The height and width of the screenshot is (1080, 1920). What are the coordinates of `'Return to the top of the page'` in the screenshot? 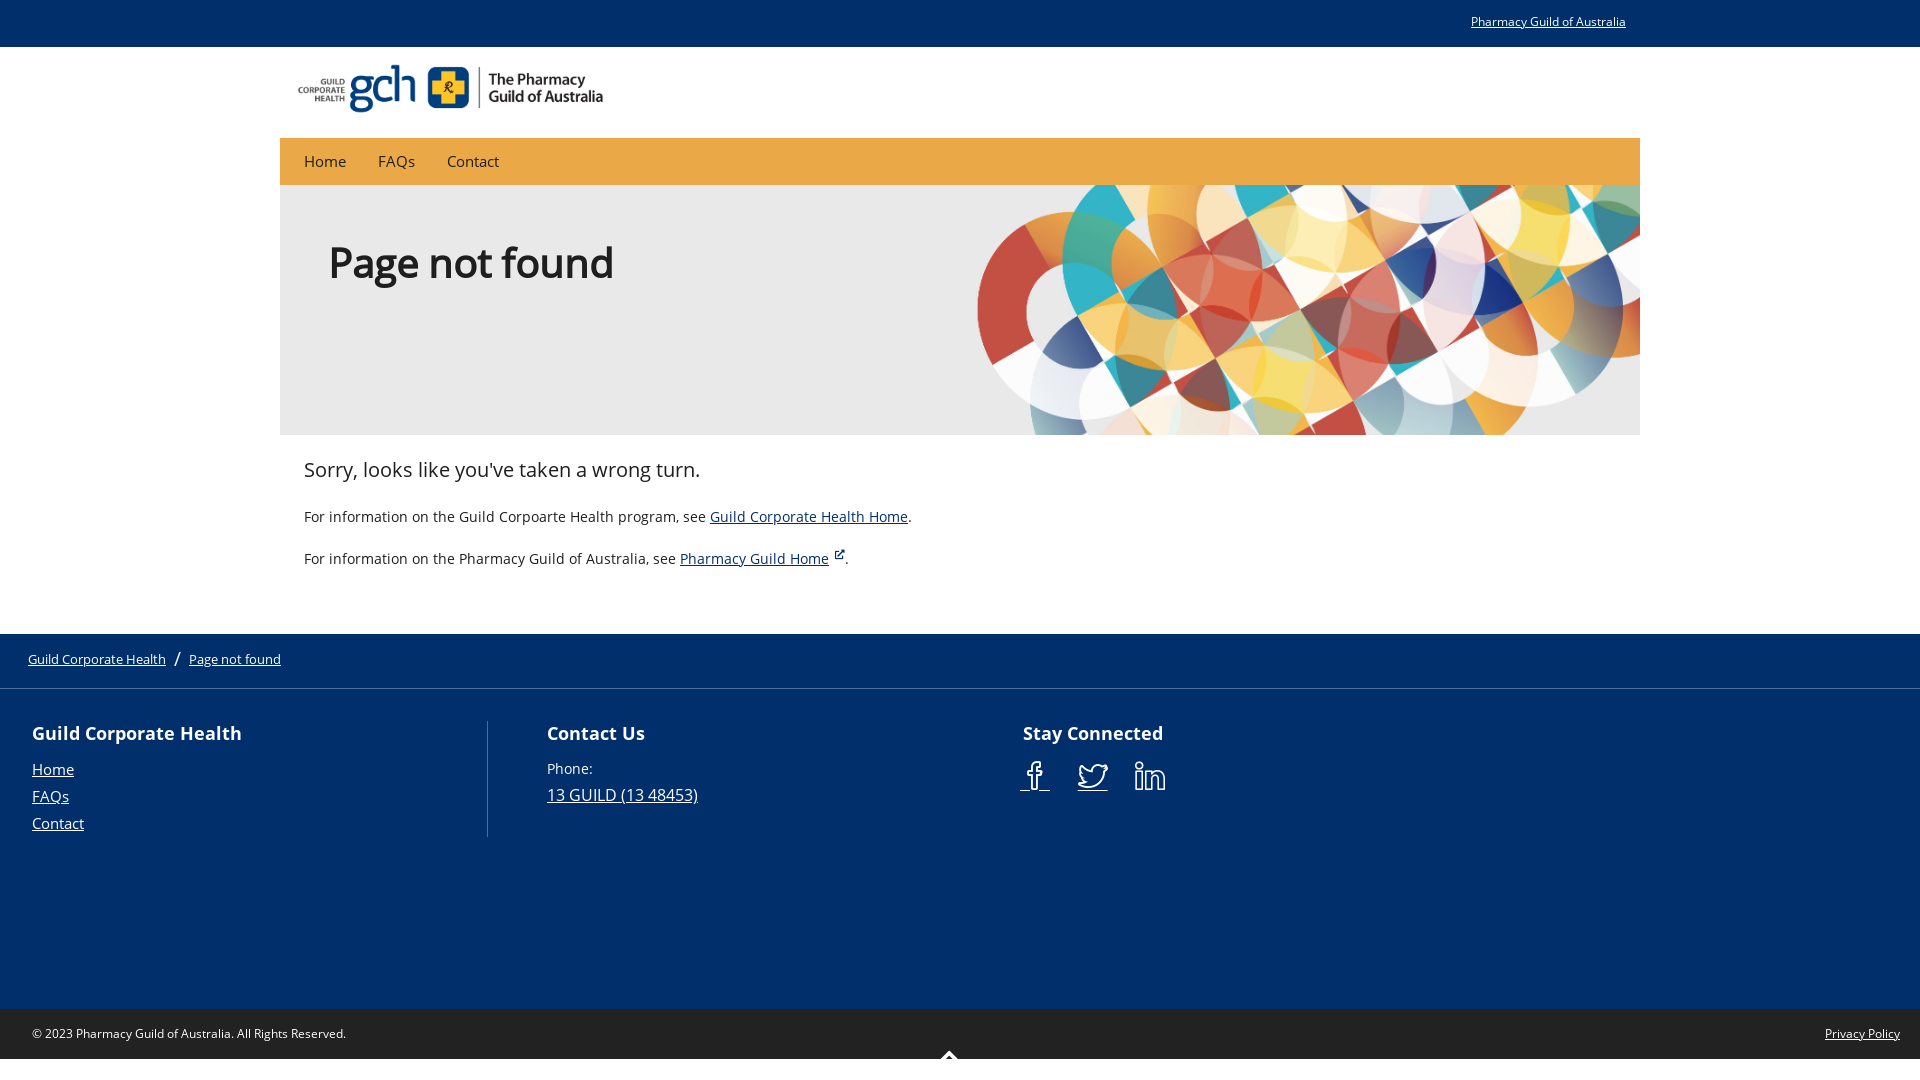 It's located at (938, 1055).